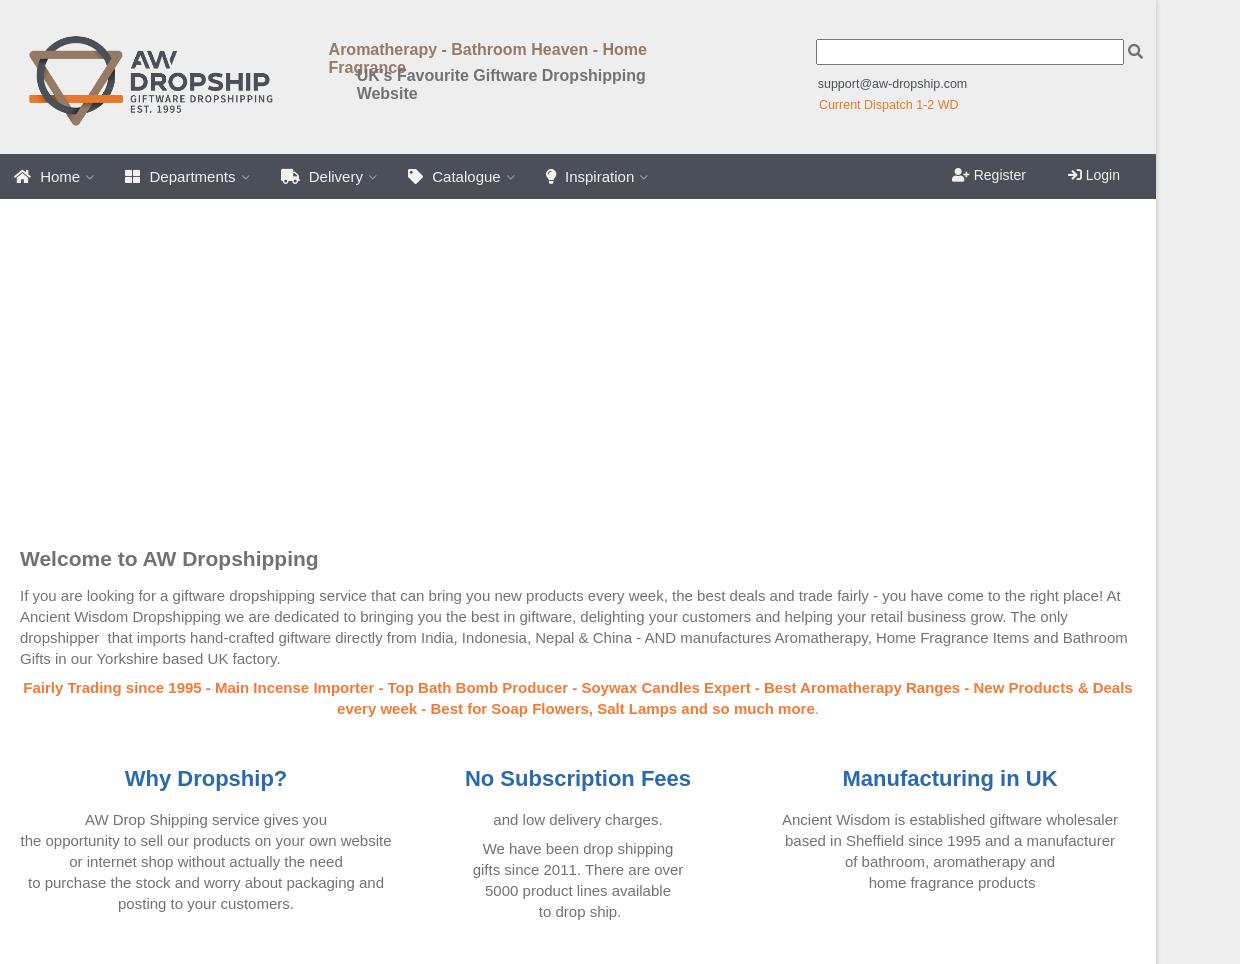 The height and width of the screenshot is (964, 1240). I want to click on 'Home', so click(59, 175).